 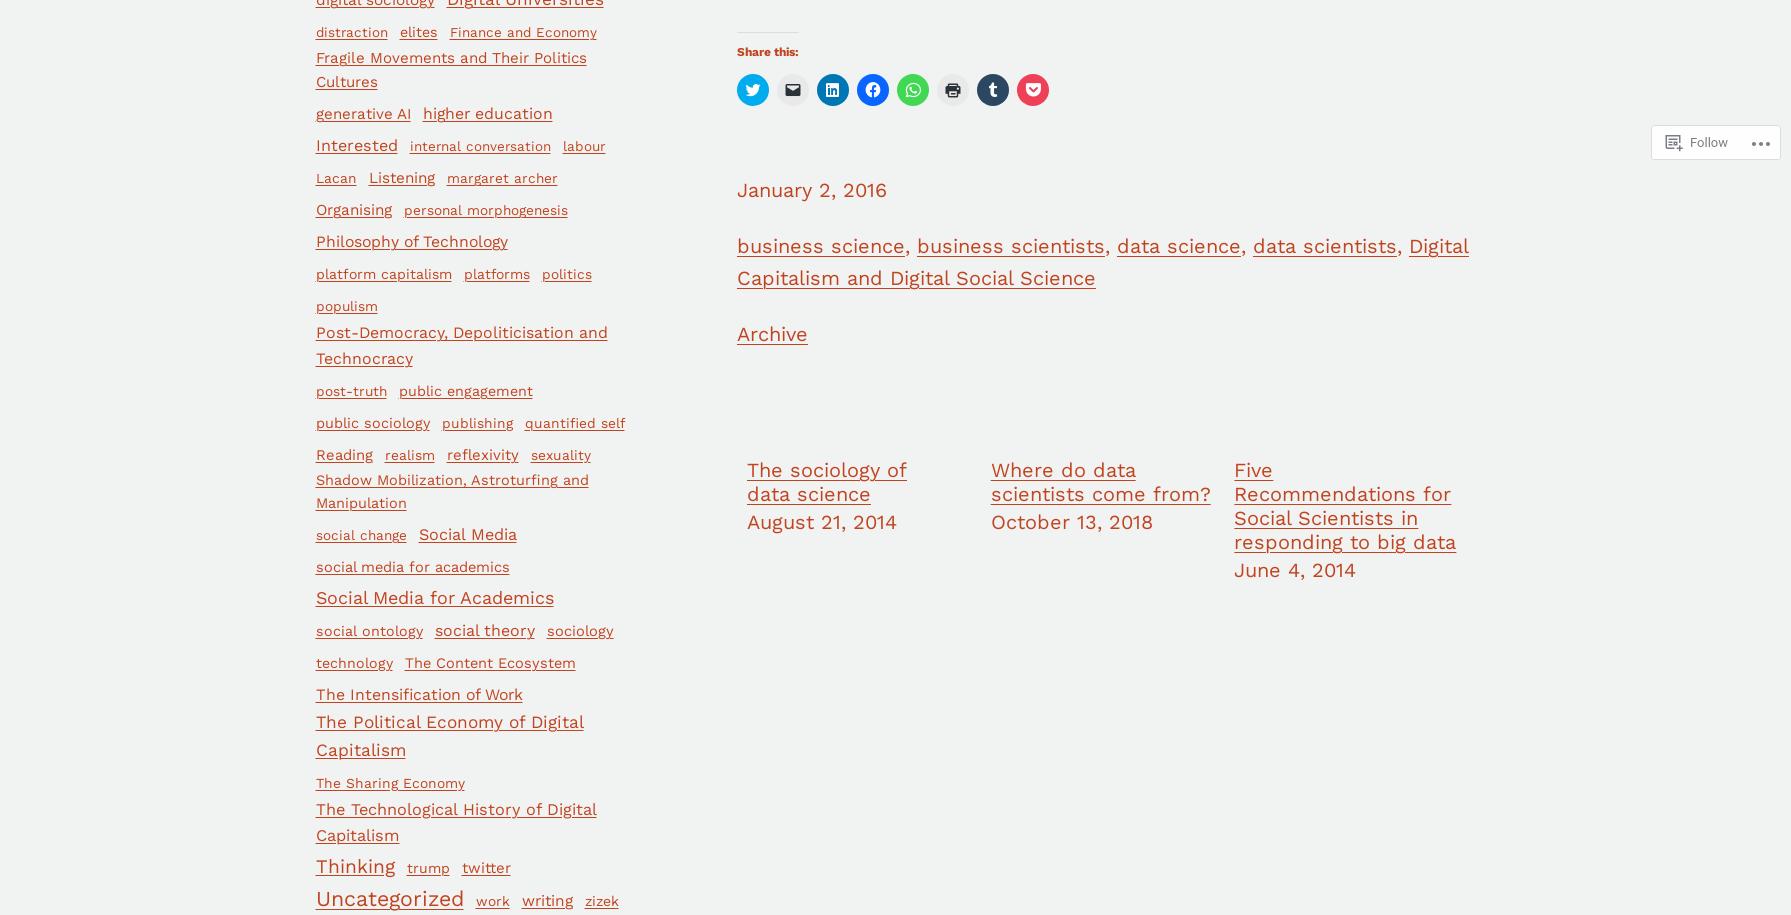 I want to click on 'June 4, 2014', so click(x=1294, y=568).